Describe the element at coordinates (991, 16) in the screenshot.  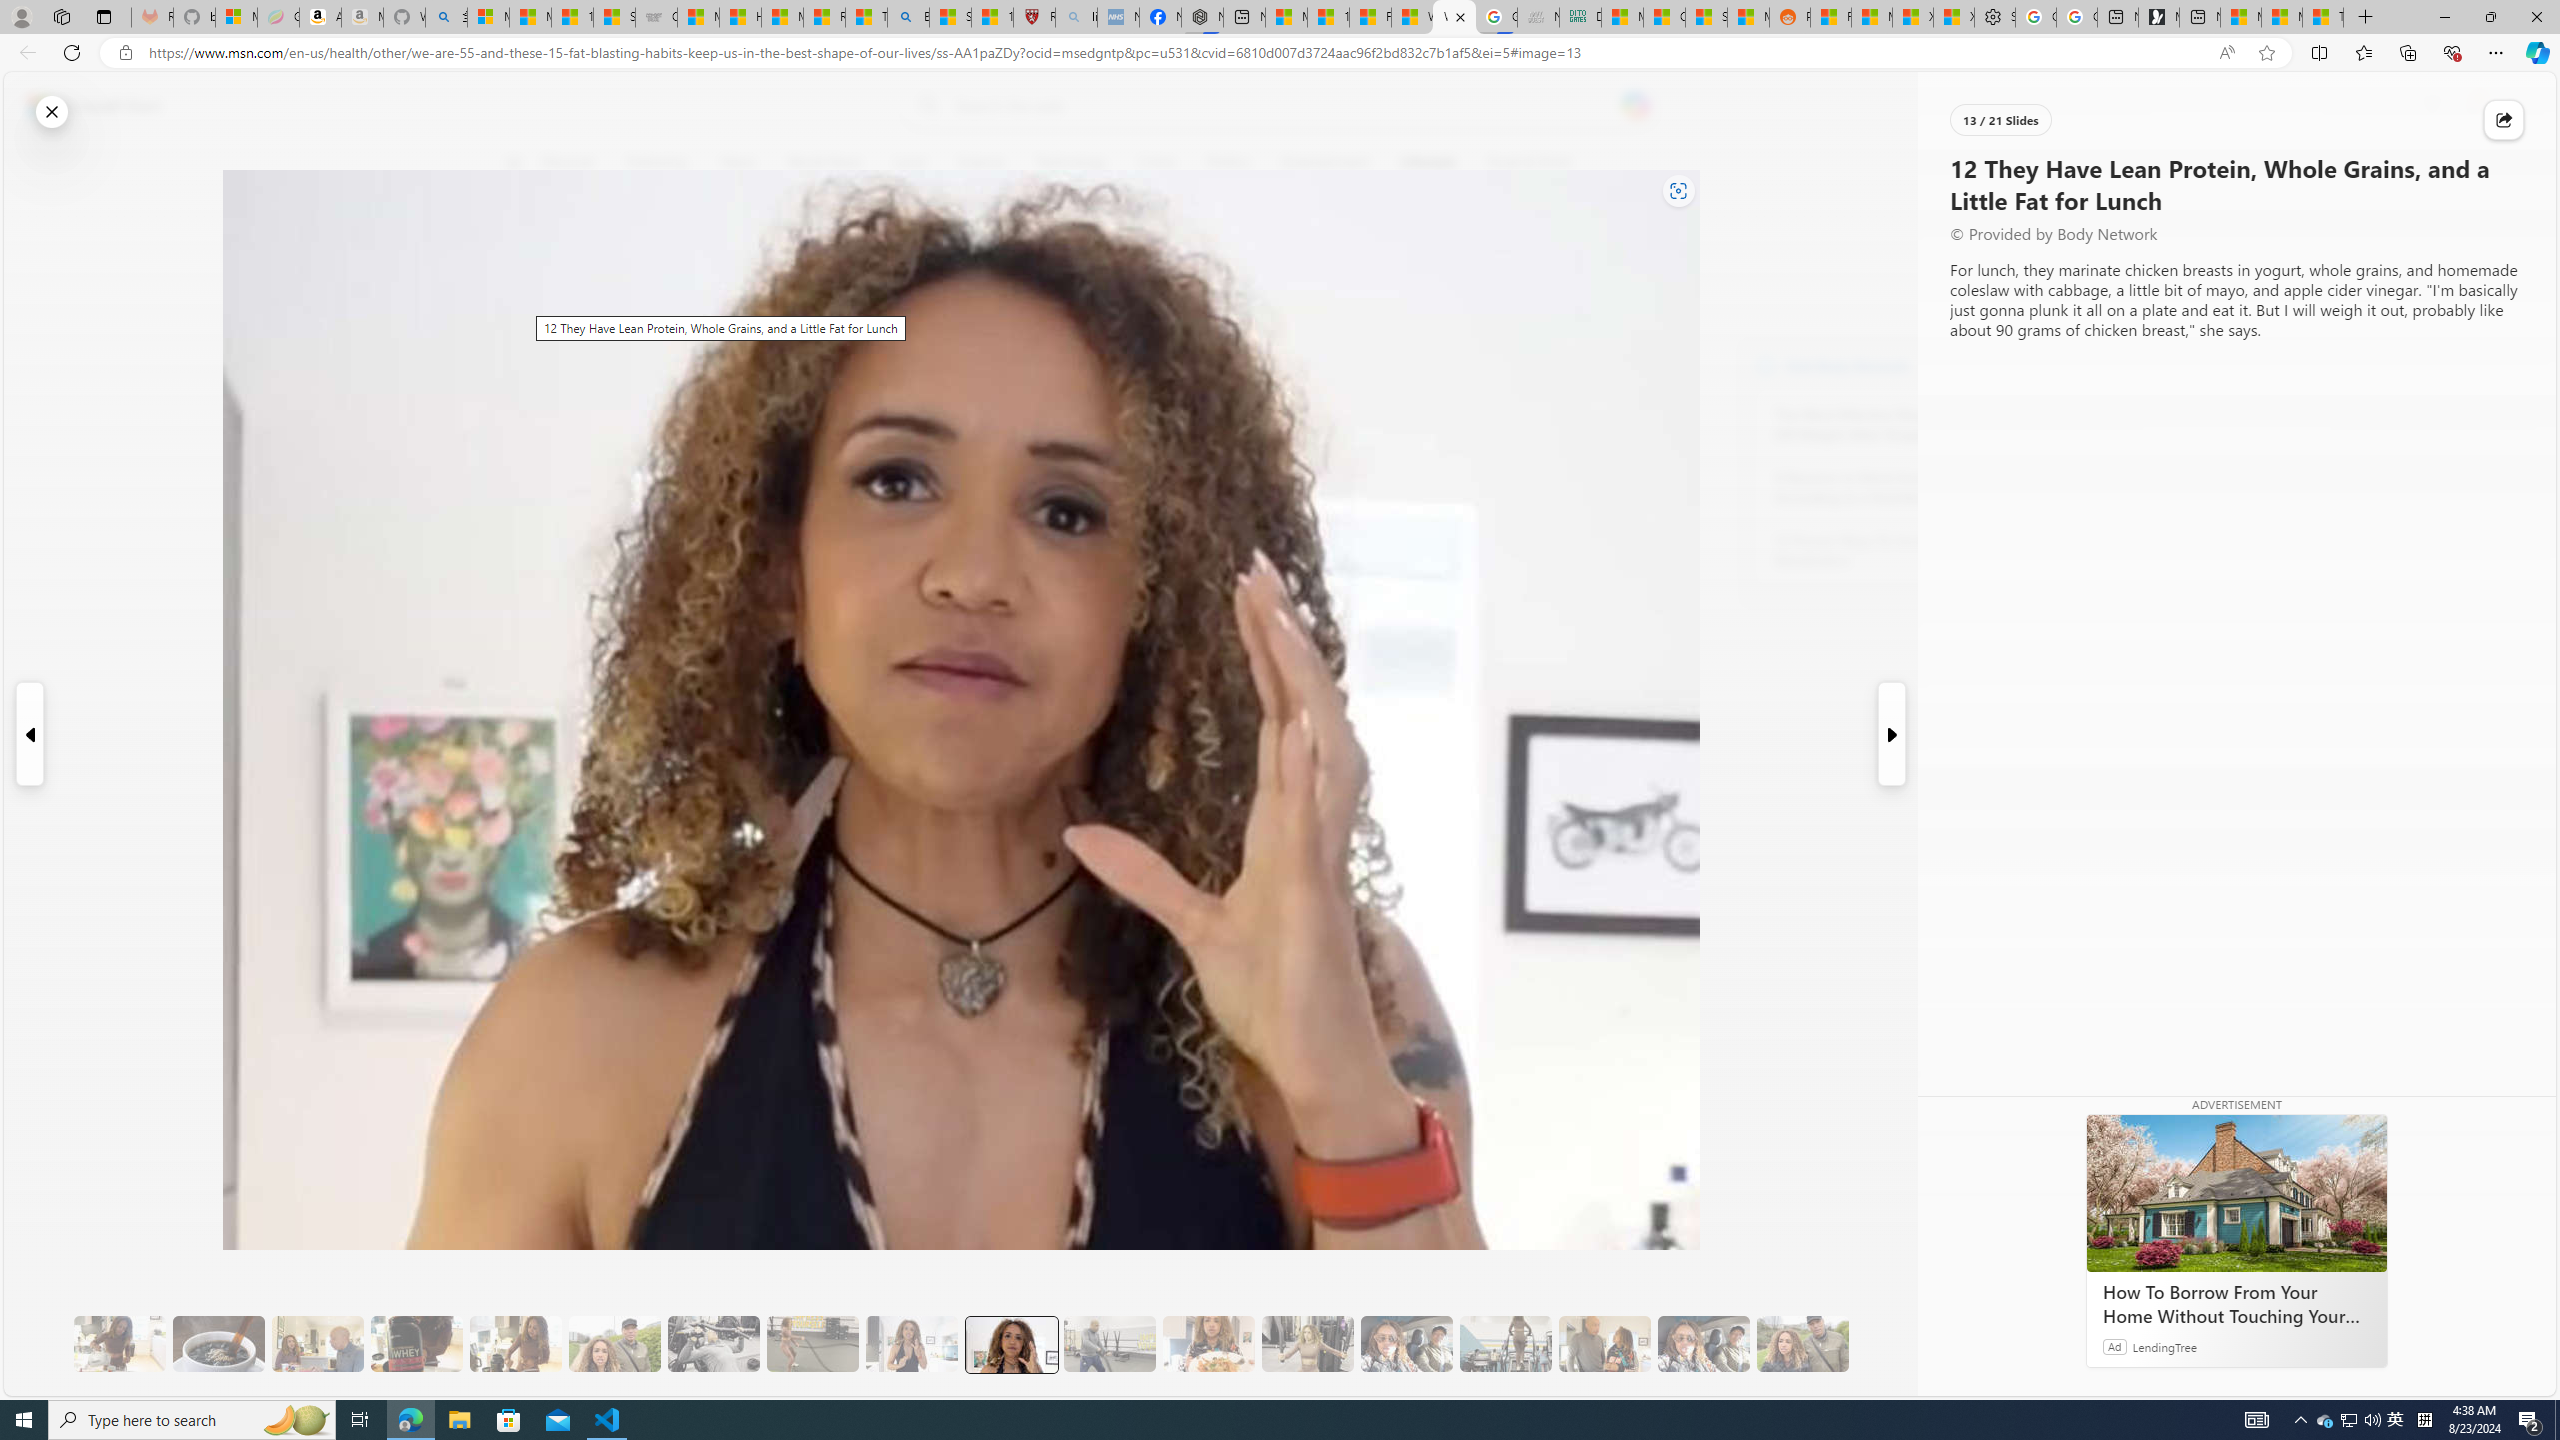
I see `'12 Popular Science Lies that Must be Corrected'` at that location.